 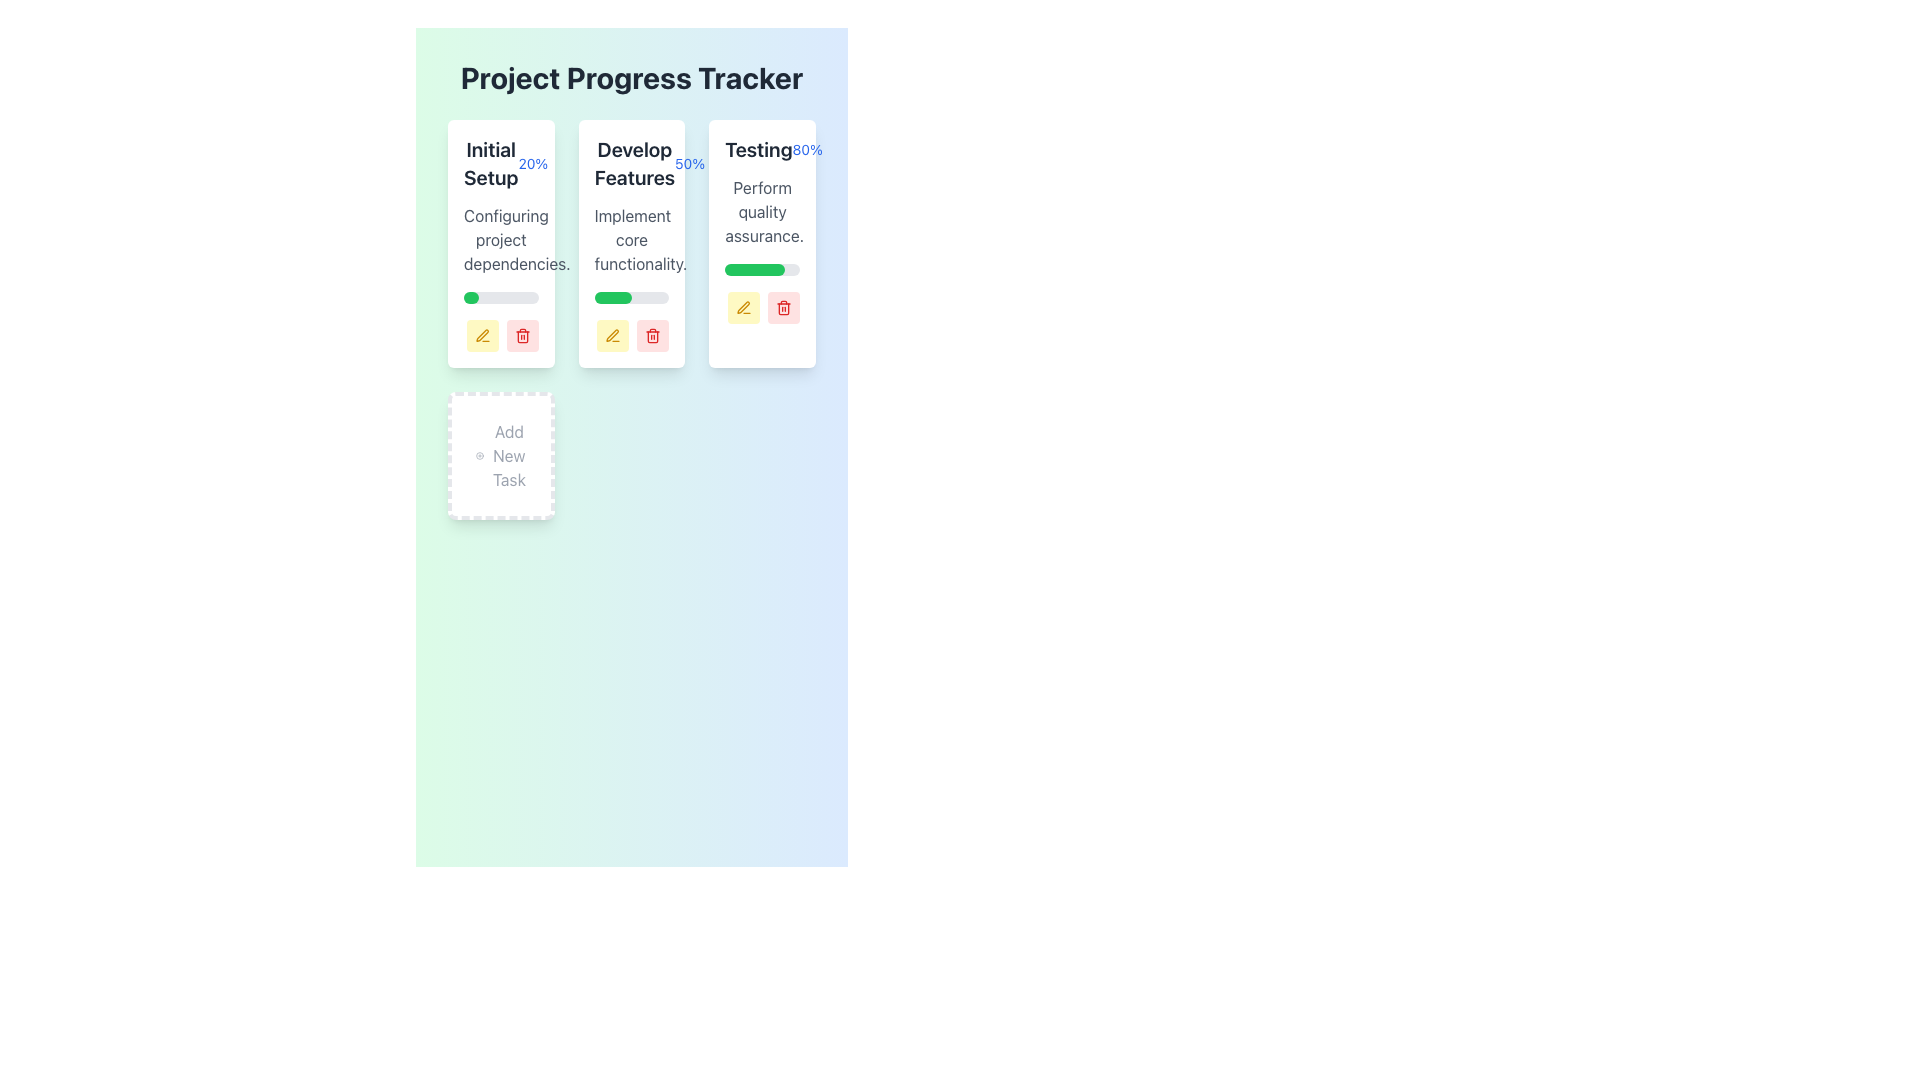 What do you see at coordinates (501, 297) in the screenshot?
I see `the progress bar located at the bottom section of the 'Initial Setup' card, which visually represents the completion percentage of the task and is situated above the action buttons` at bounding box center [501, 297].